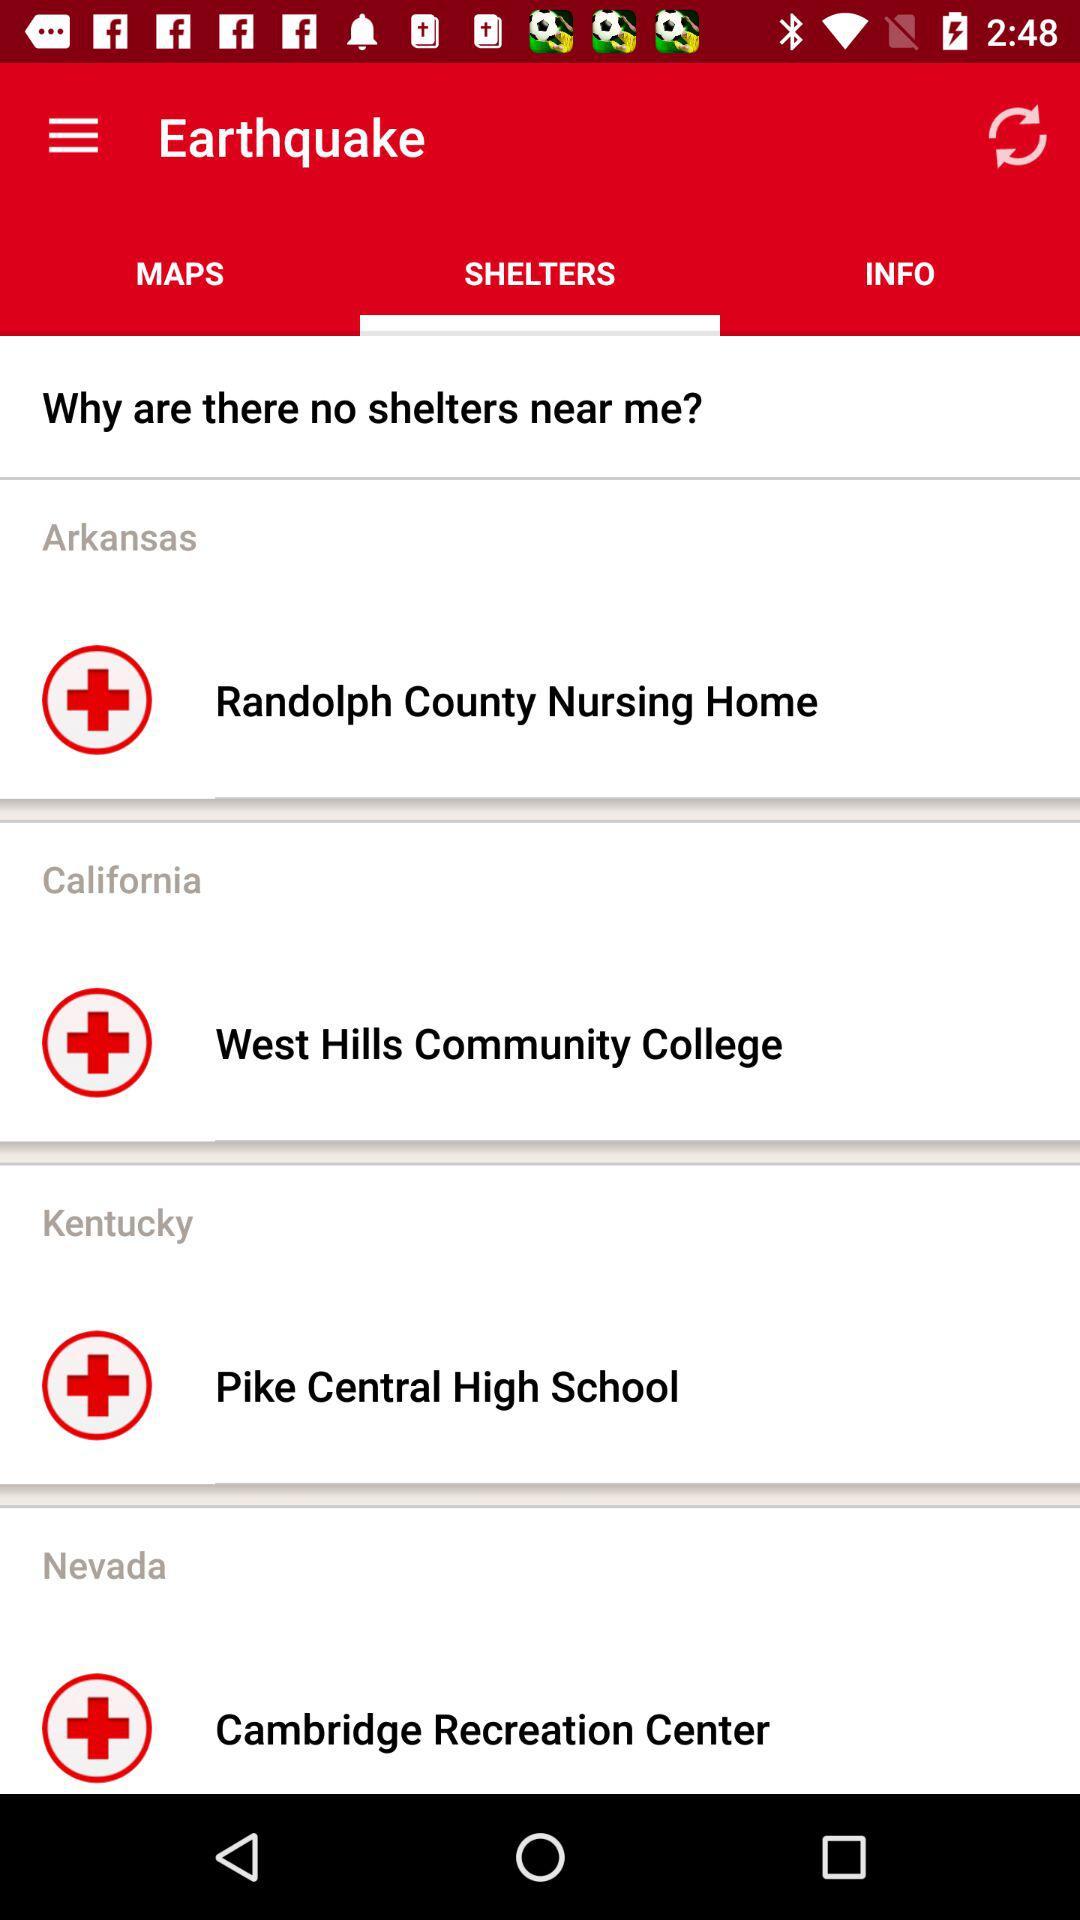 The width and height of the screenshot is (1080, 1920). What do you see at coordinates (180, 272) in the screenshot?
I see `the icon next to shelters icon` at bounding box center [180, 272].